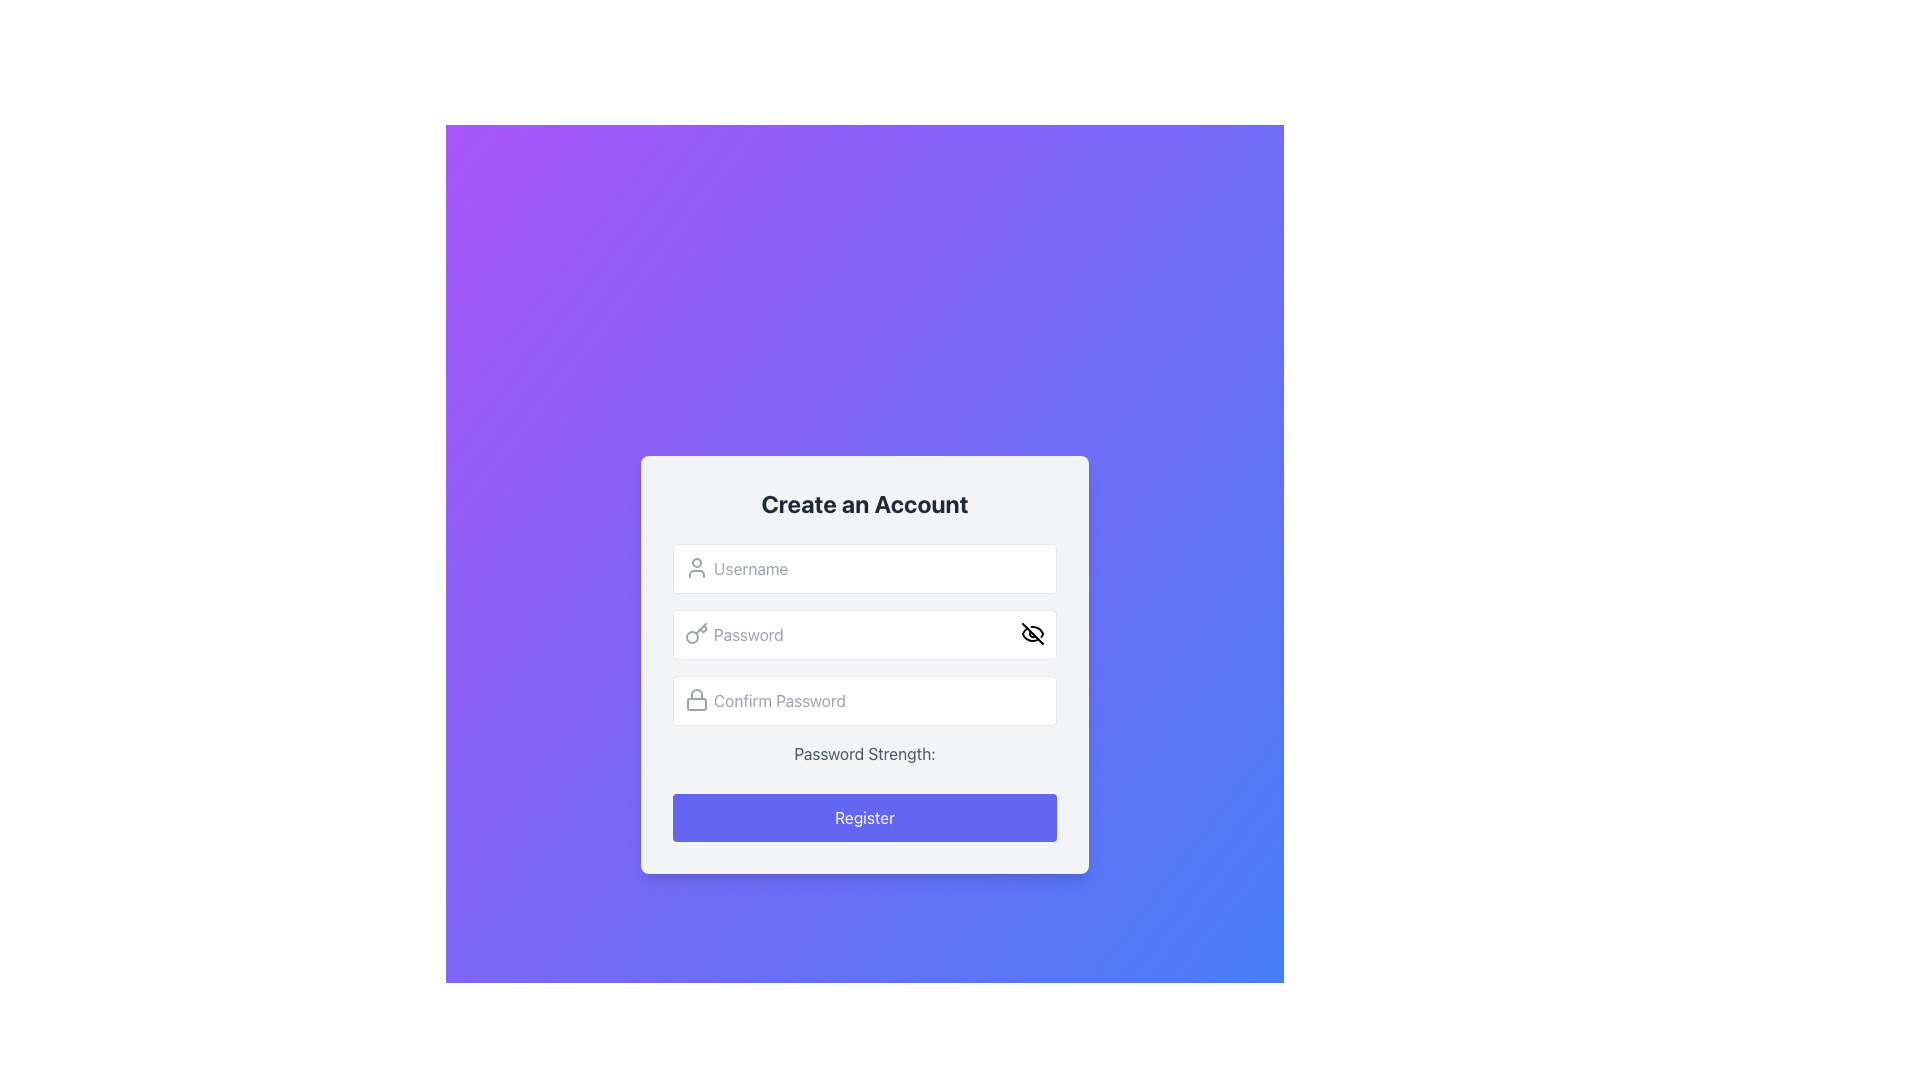  What do you see at coordinates (864, 635) in the screenshot?
I see `the Password Input Field to set the focus for user input during registration` at bounding box center [864, 635].